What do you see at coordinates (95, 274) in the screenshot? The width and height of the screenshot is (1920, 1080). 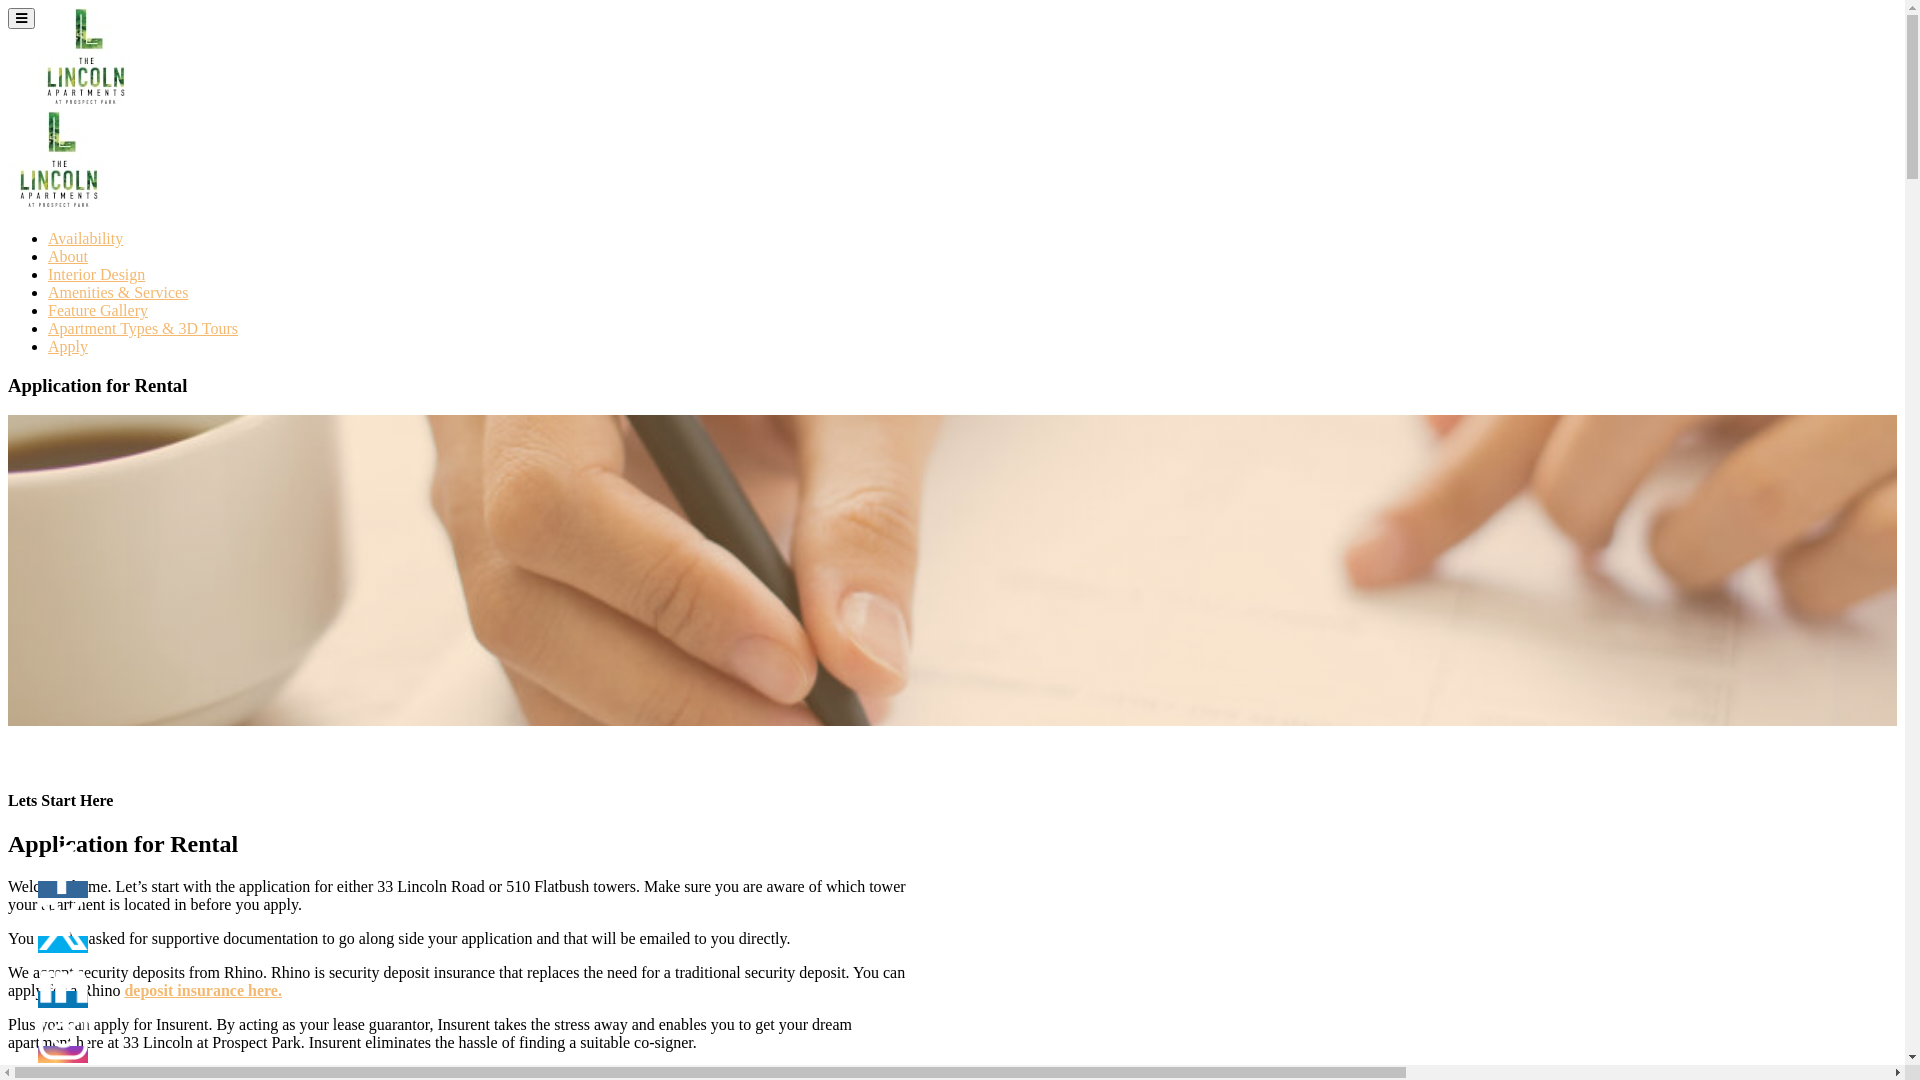 I see `'Interior Design'` at bounding box center [95, 274].